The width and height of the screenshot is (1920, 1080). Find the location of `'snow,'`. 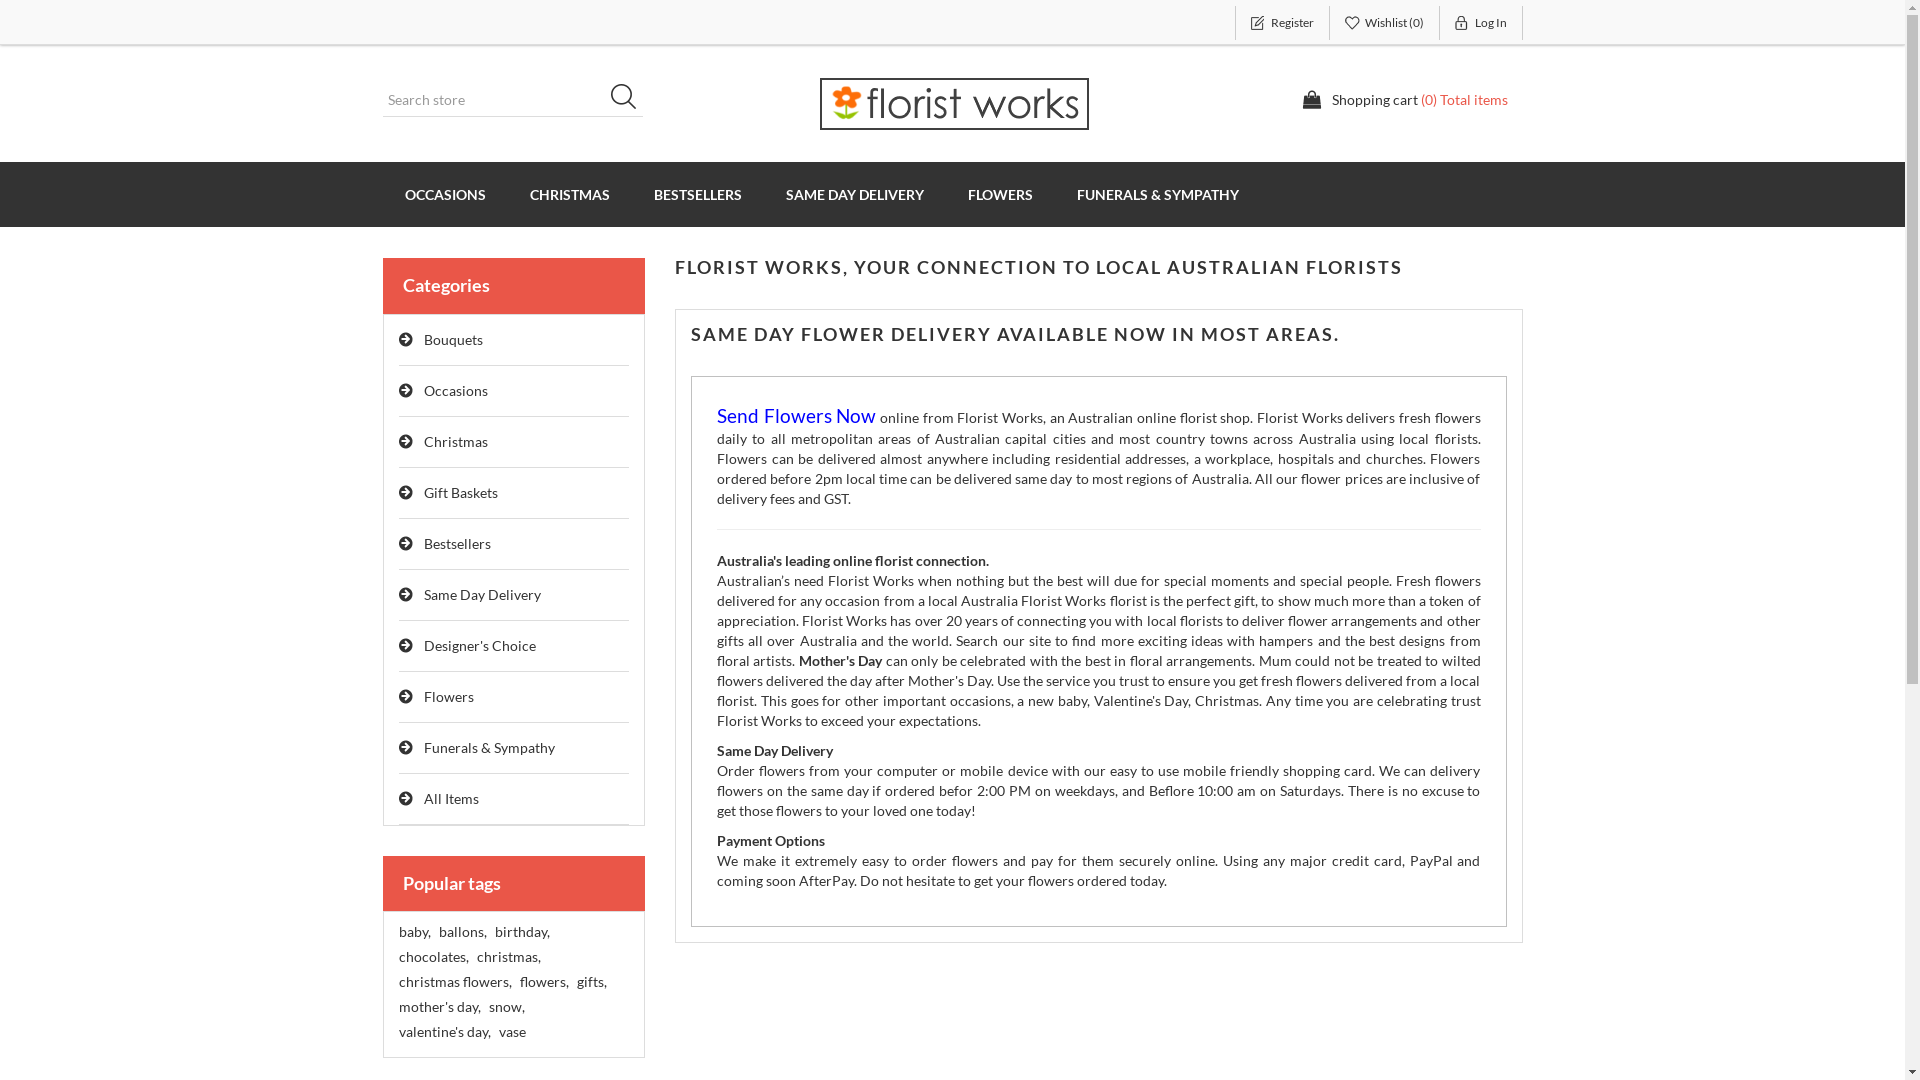

'snow,' is located at coordinates (505, 1006).